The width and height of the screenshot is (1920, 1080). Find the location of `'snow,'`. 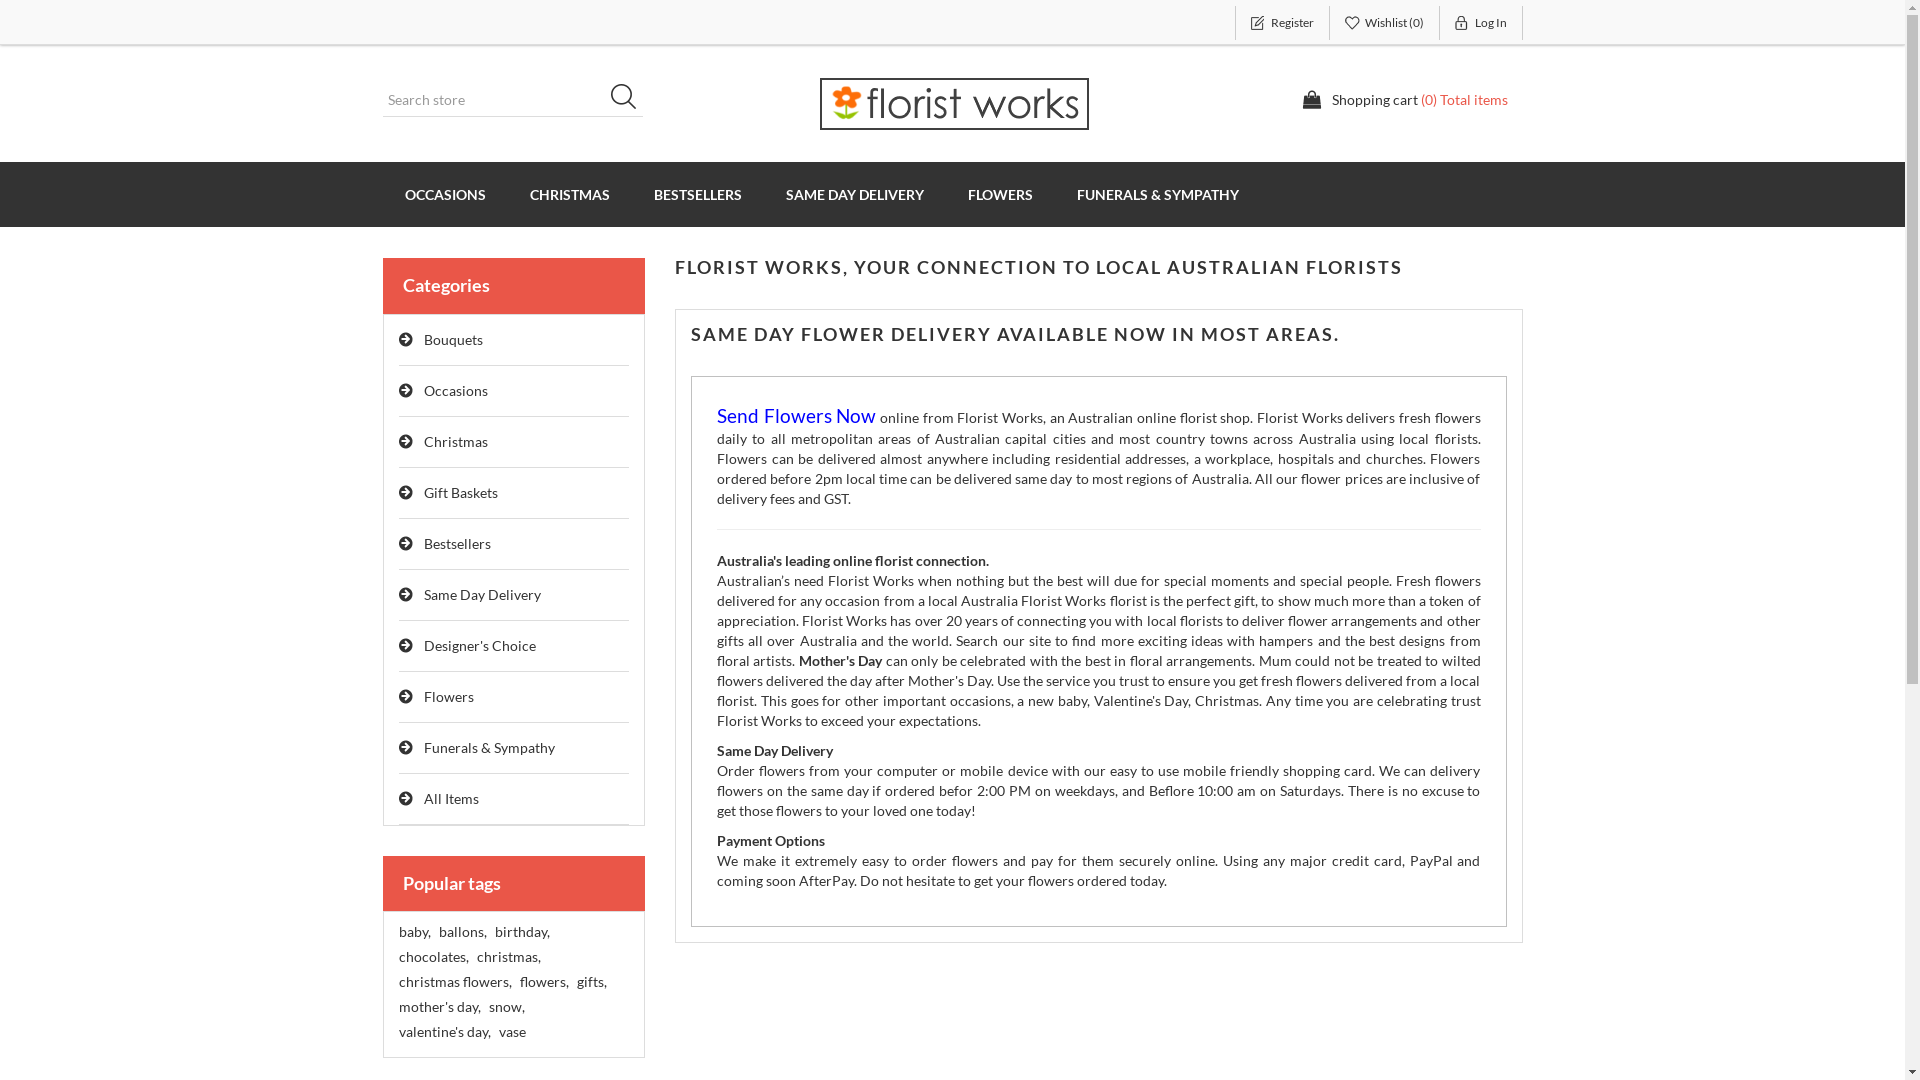

'snow,' is located at coordinates (505, 1006).